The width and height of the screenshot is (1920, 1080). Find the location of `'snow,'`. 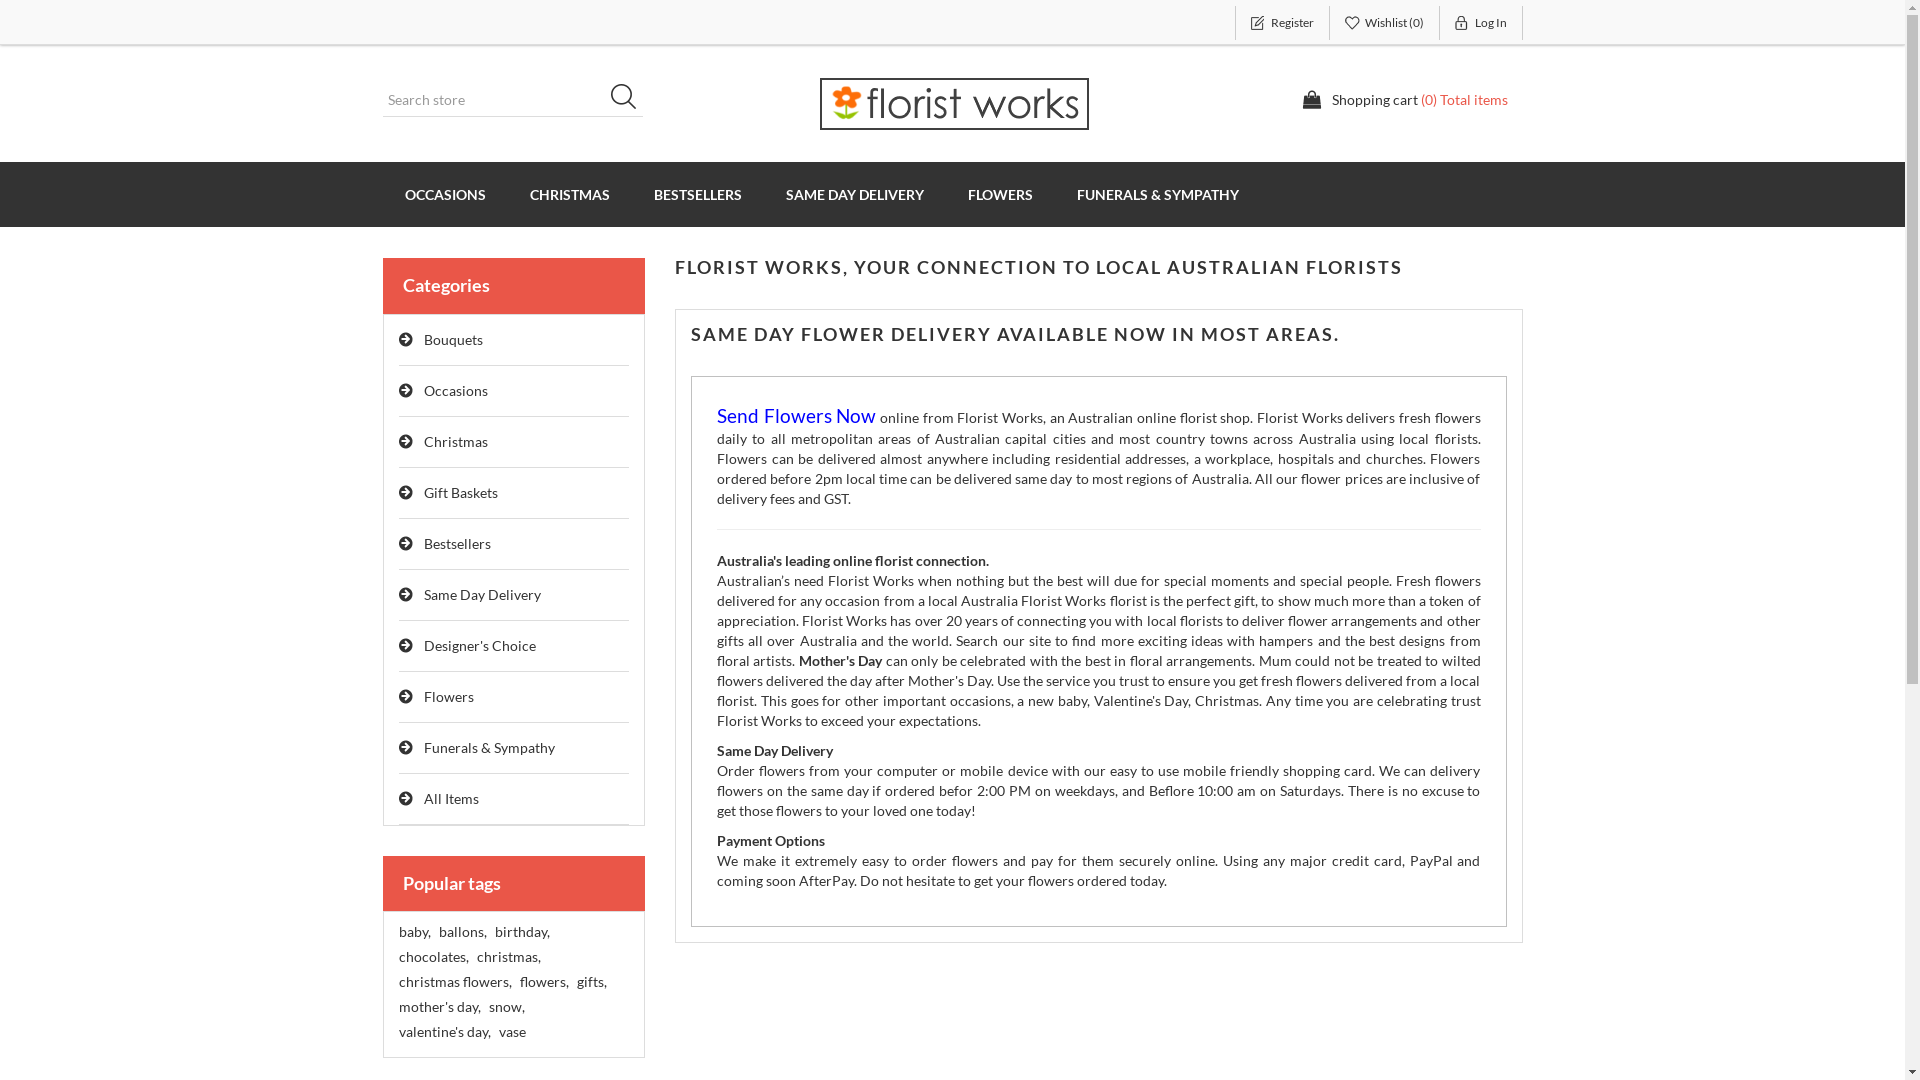

'snow,' is located at coordinates (505, 1006).